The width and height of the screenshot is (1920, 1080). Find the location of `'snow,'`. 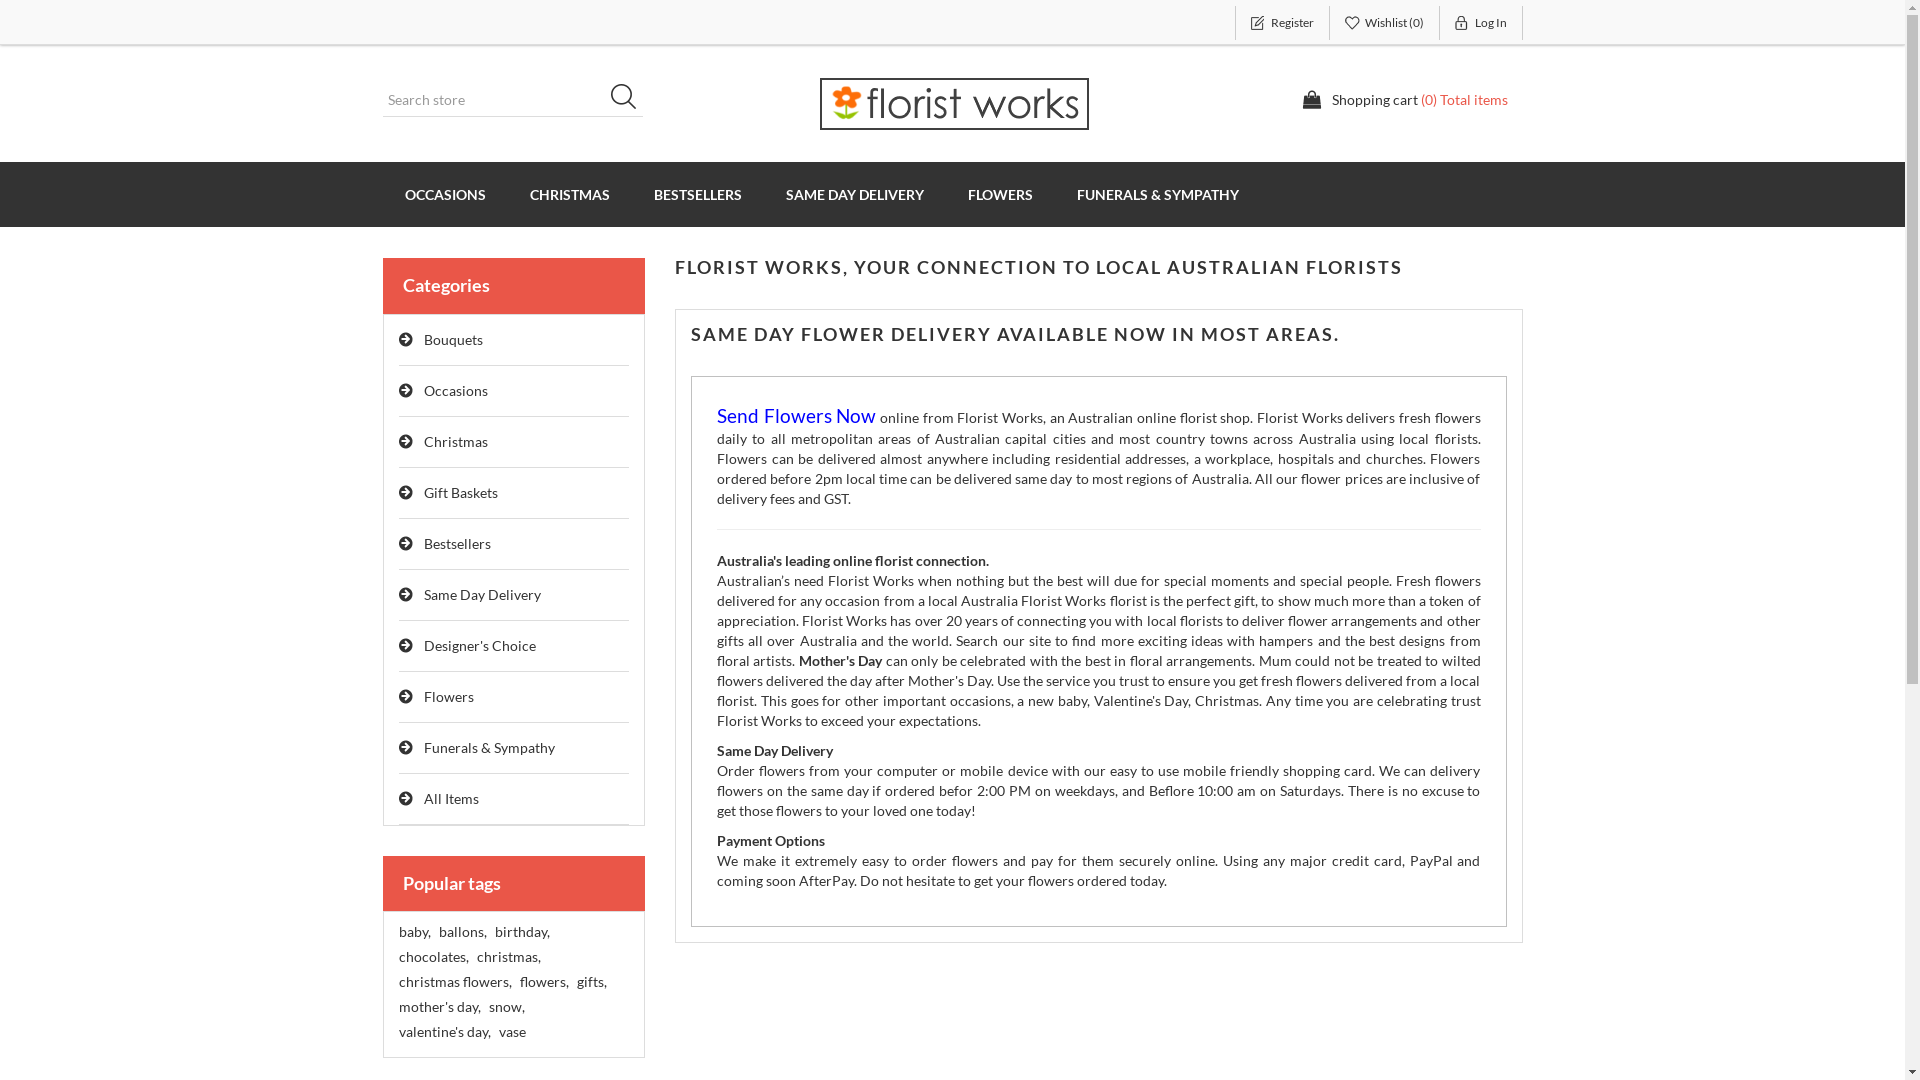

'snow,' is located at coordinates (505, 1006).